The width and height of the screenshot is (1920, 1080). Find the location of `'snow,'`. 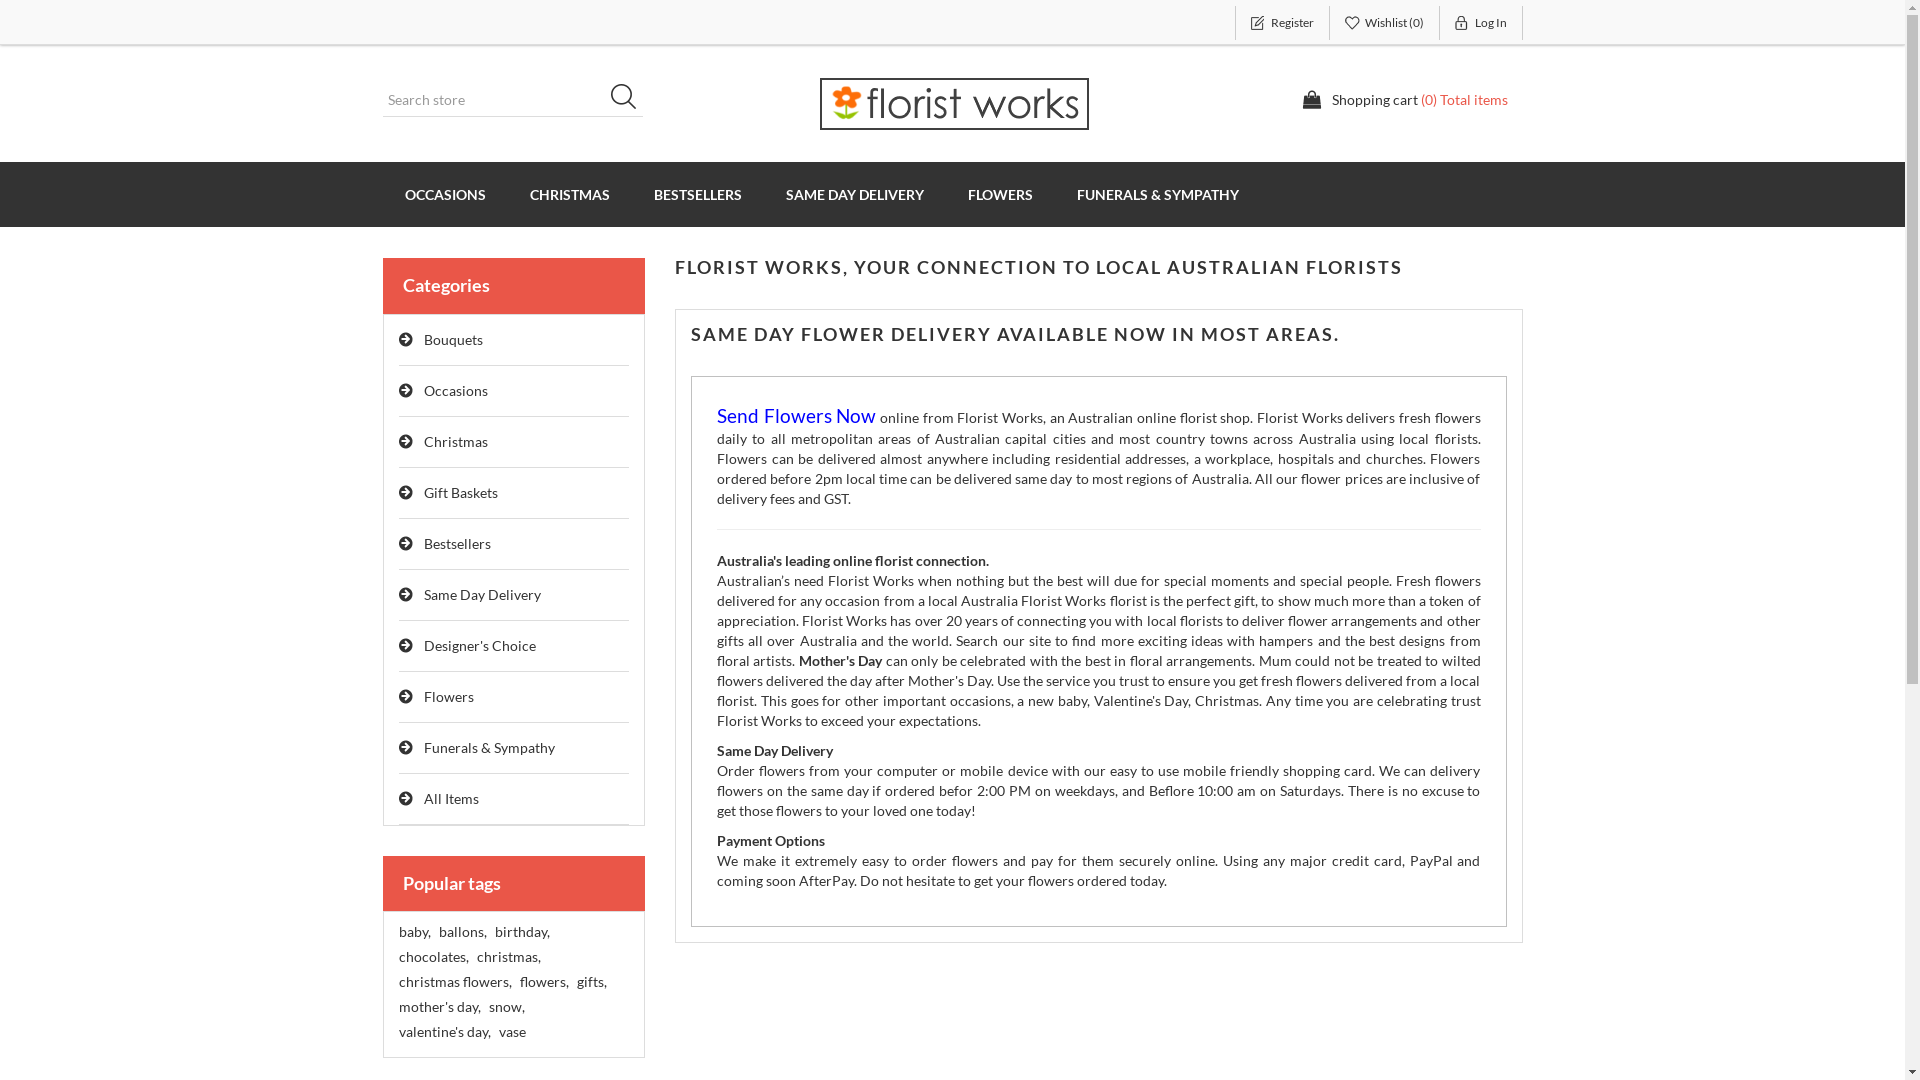

'snow,' is located at coordinates (505, 1006).